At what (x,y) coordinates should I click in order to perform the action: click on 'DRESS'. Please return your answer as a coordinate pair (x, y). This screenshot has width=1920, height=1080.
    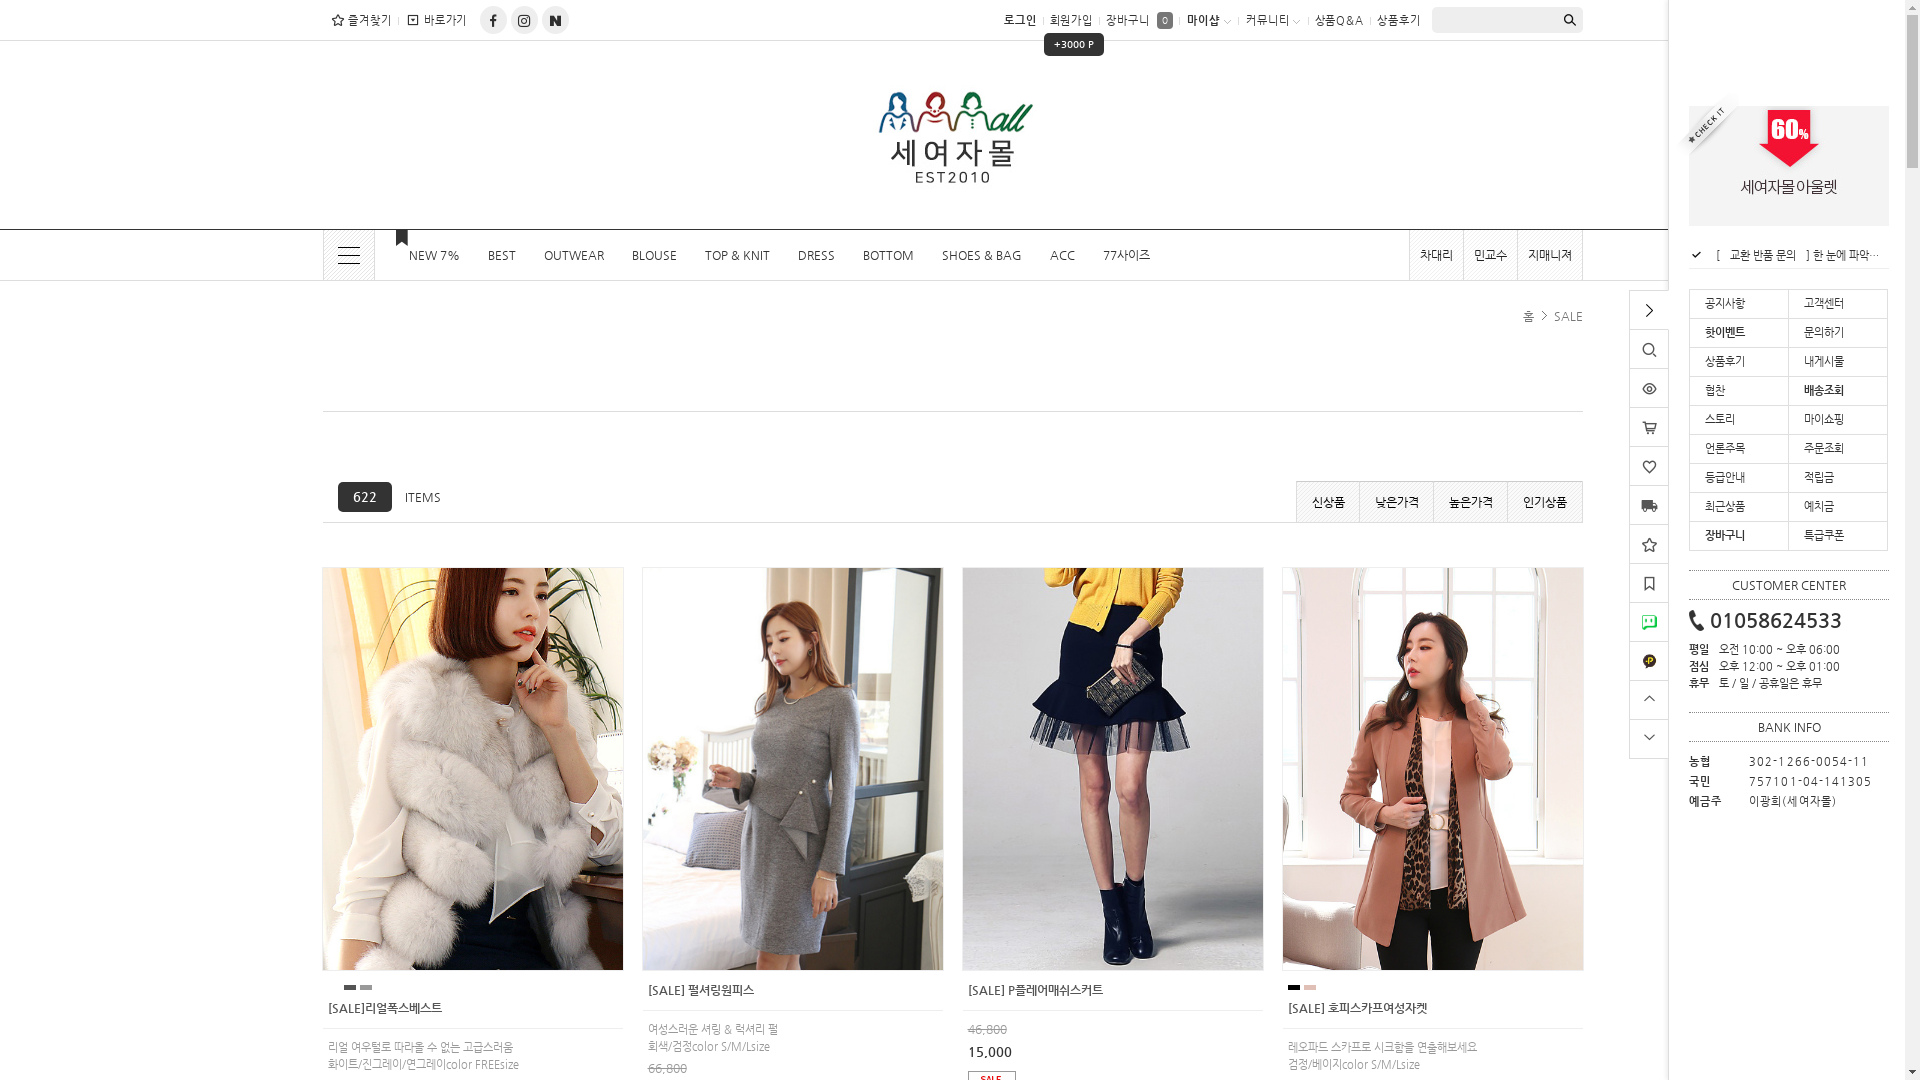
    Looking at the image, I should click on (816, 253).